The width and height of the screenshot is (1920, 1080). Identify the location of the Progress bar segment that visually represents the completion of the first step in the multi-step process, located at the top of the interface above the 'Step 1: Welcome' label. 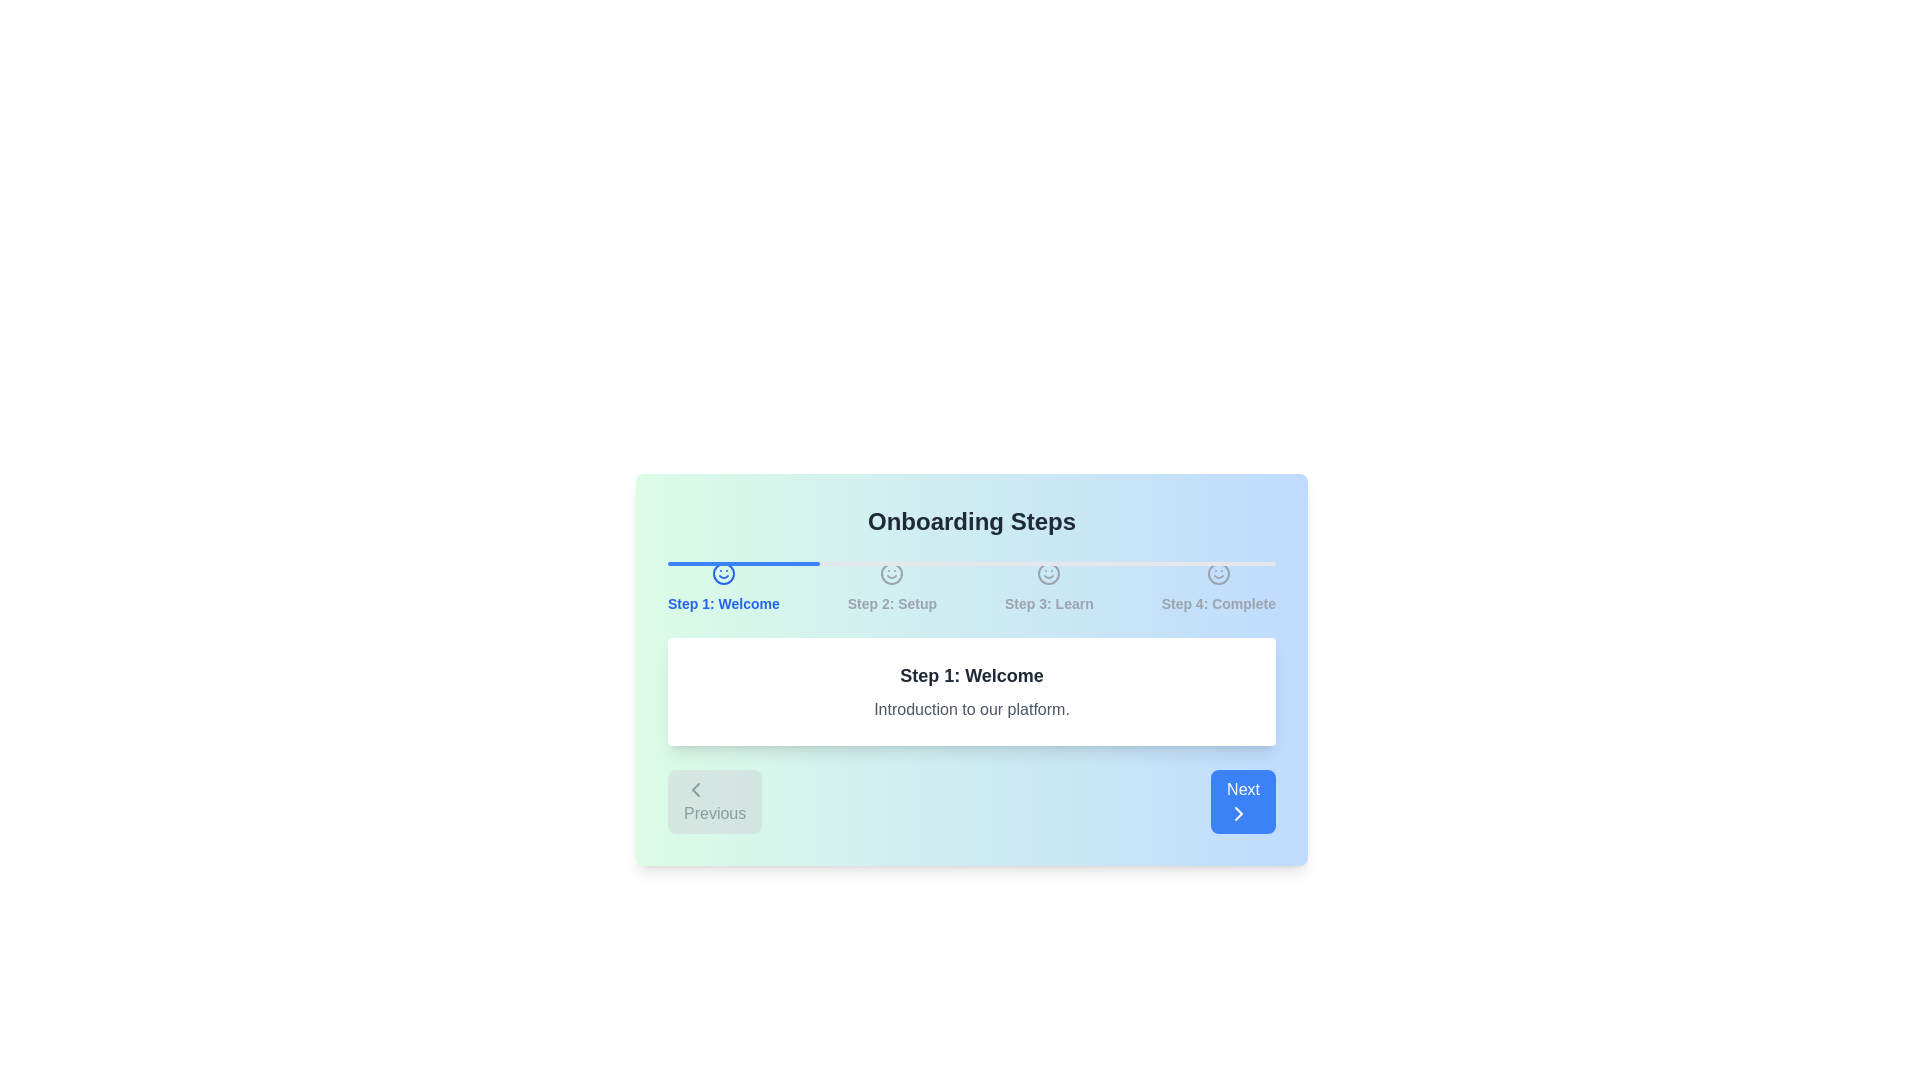
(743, 563).